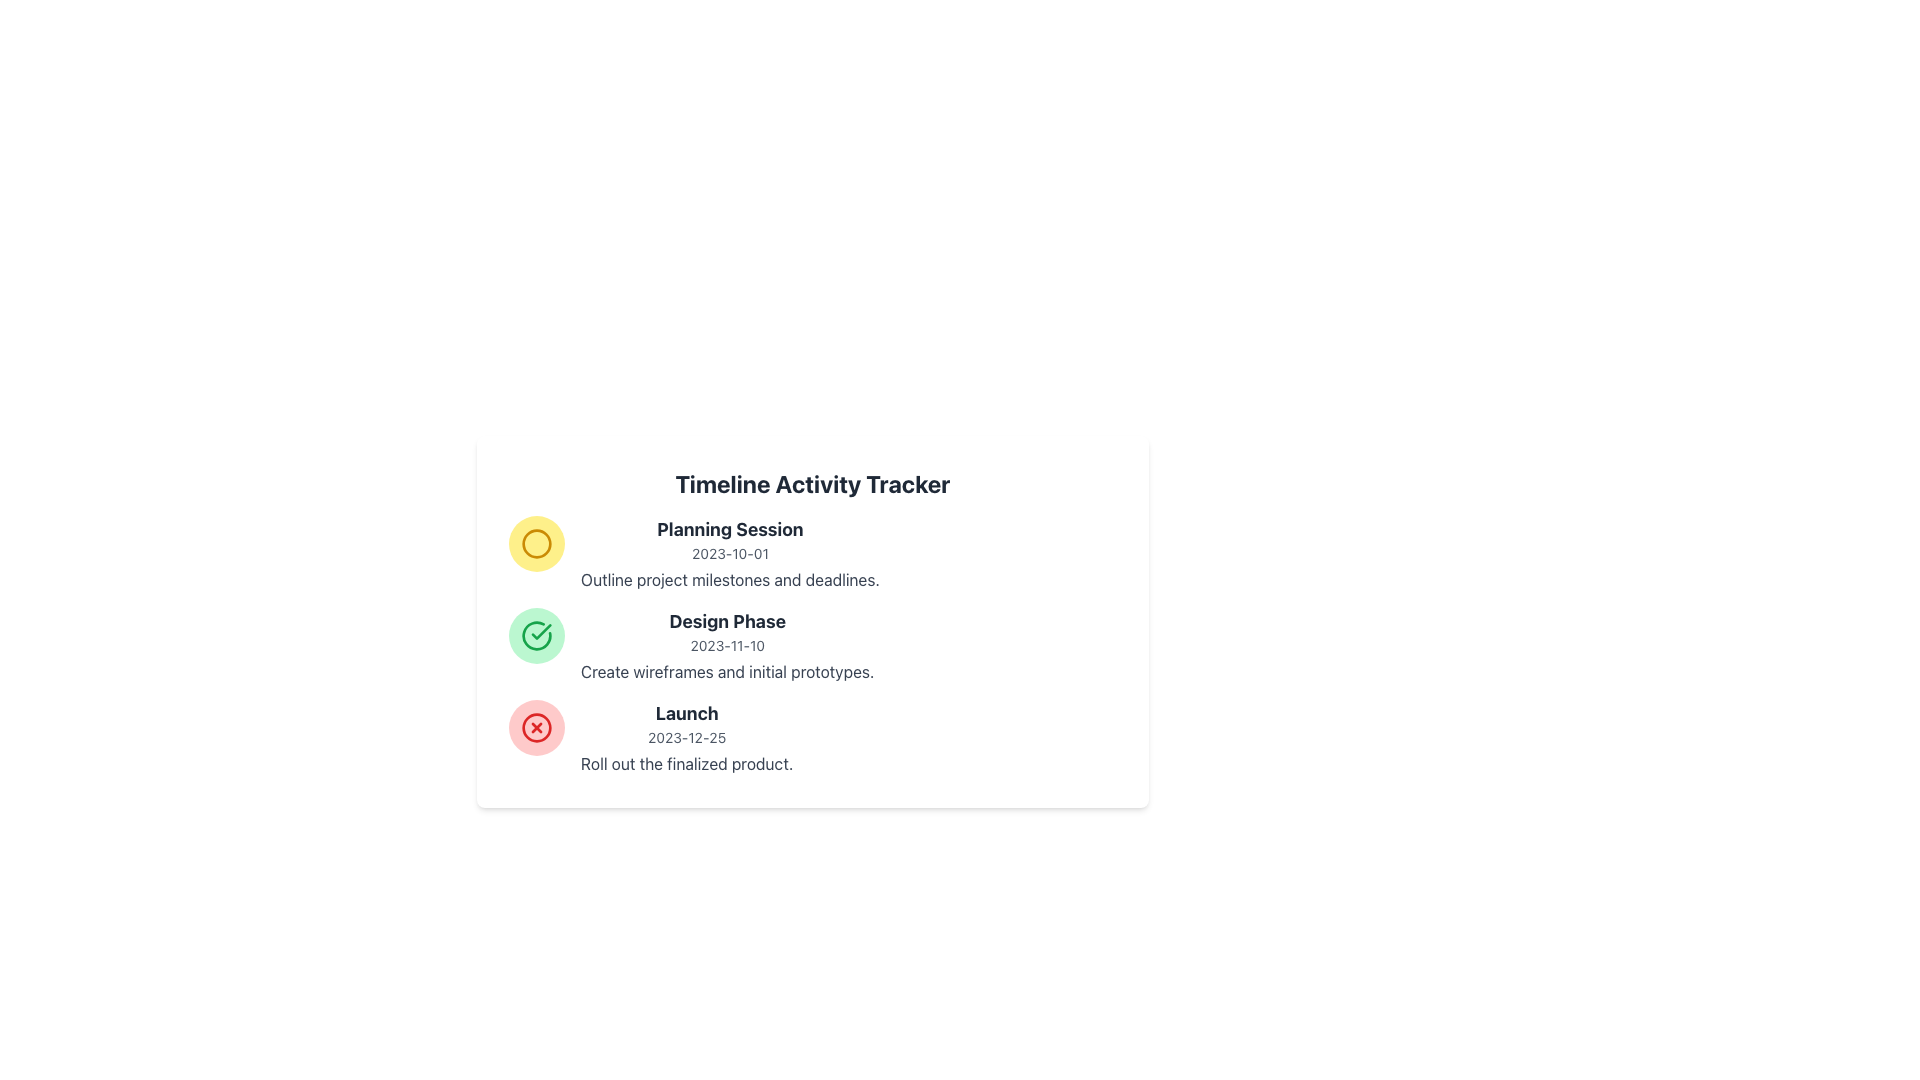  Describe the element at coordinates (812, 737) in the screenshot. I see `to select the 'Launch' phase task in the timeline tracker, which is the third item in the vertically stacked list` at that location.